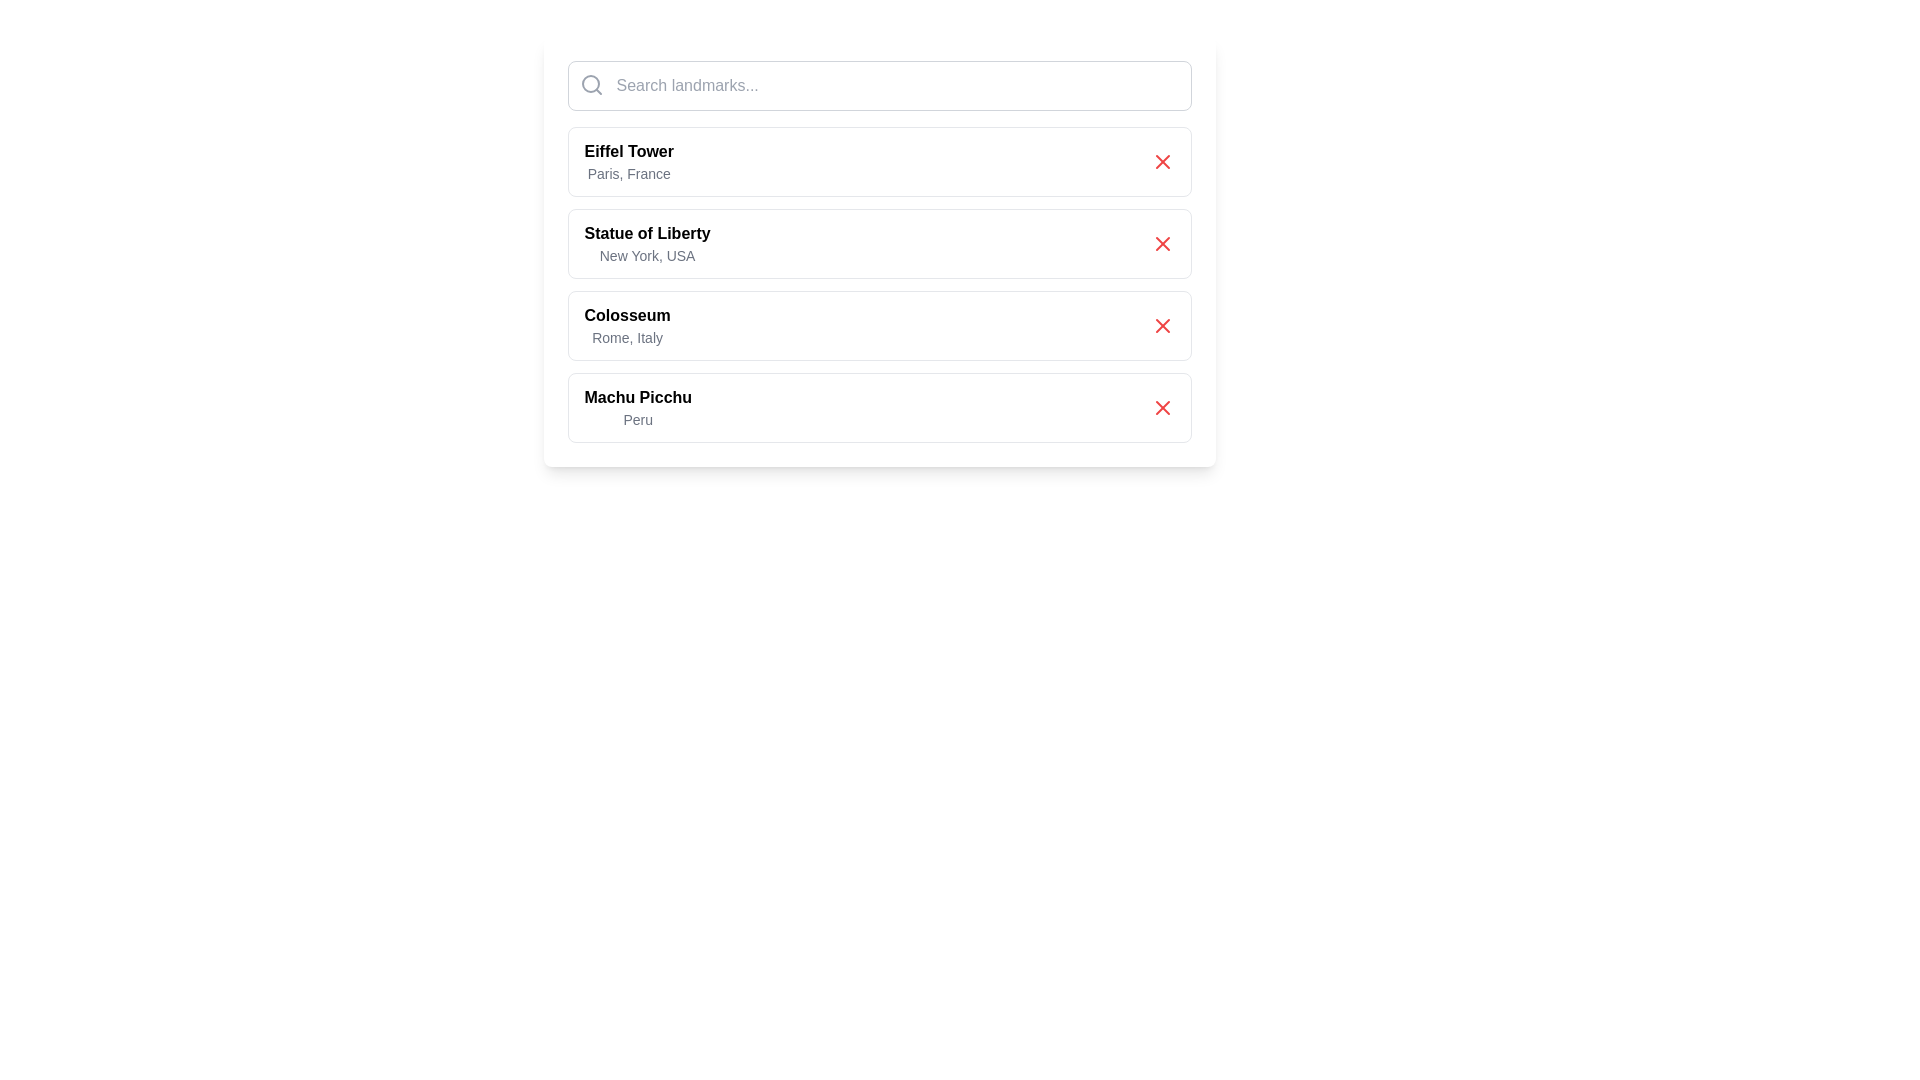 This screenshot has height=1080, width=1920. What do you see at coordinates (637, 419) in the screenshot?
I see `the text element providing context about 'Machu Picchu', located beneath its title and to the left of a red 'X' icon` at bounding box center [637, 419].